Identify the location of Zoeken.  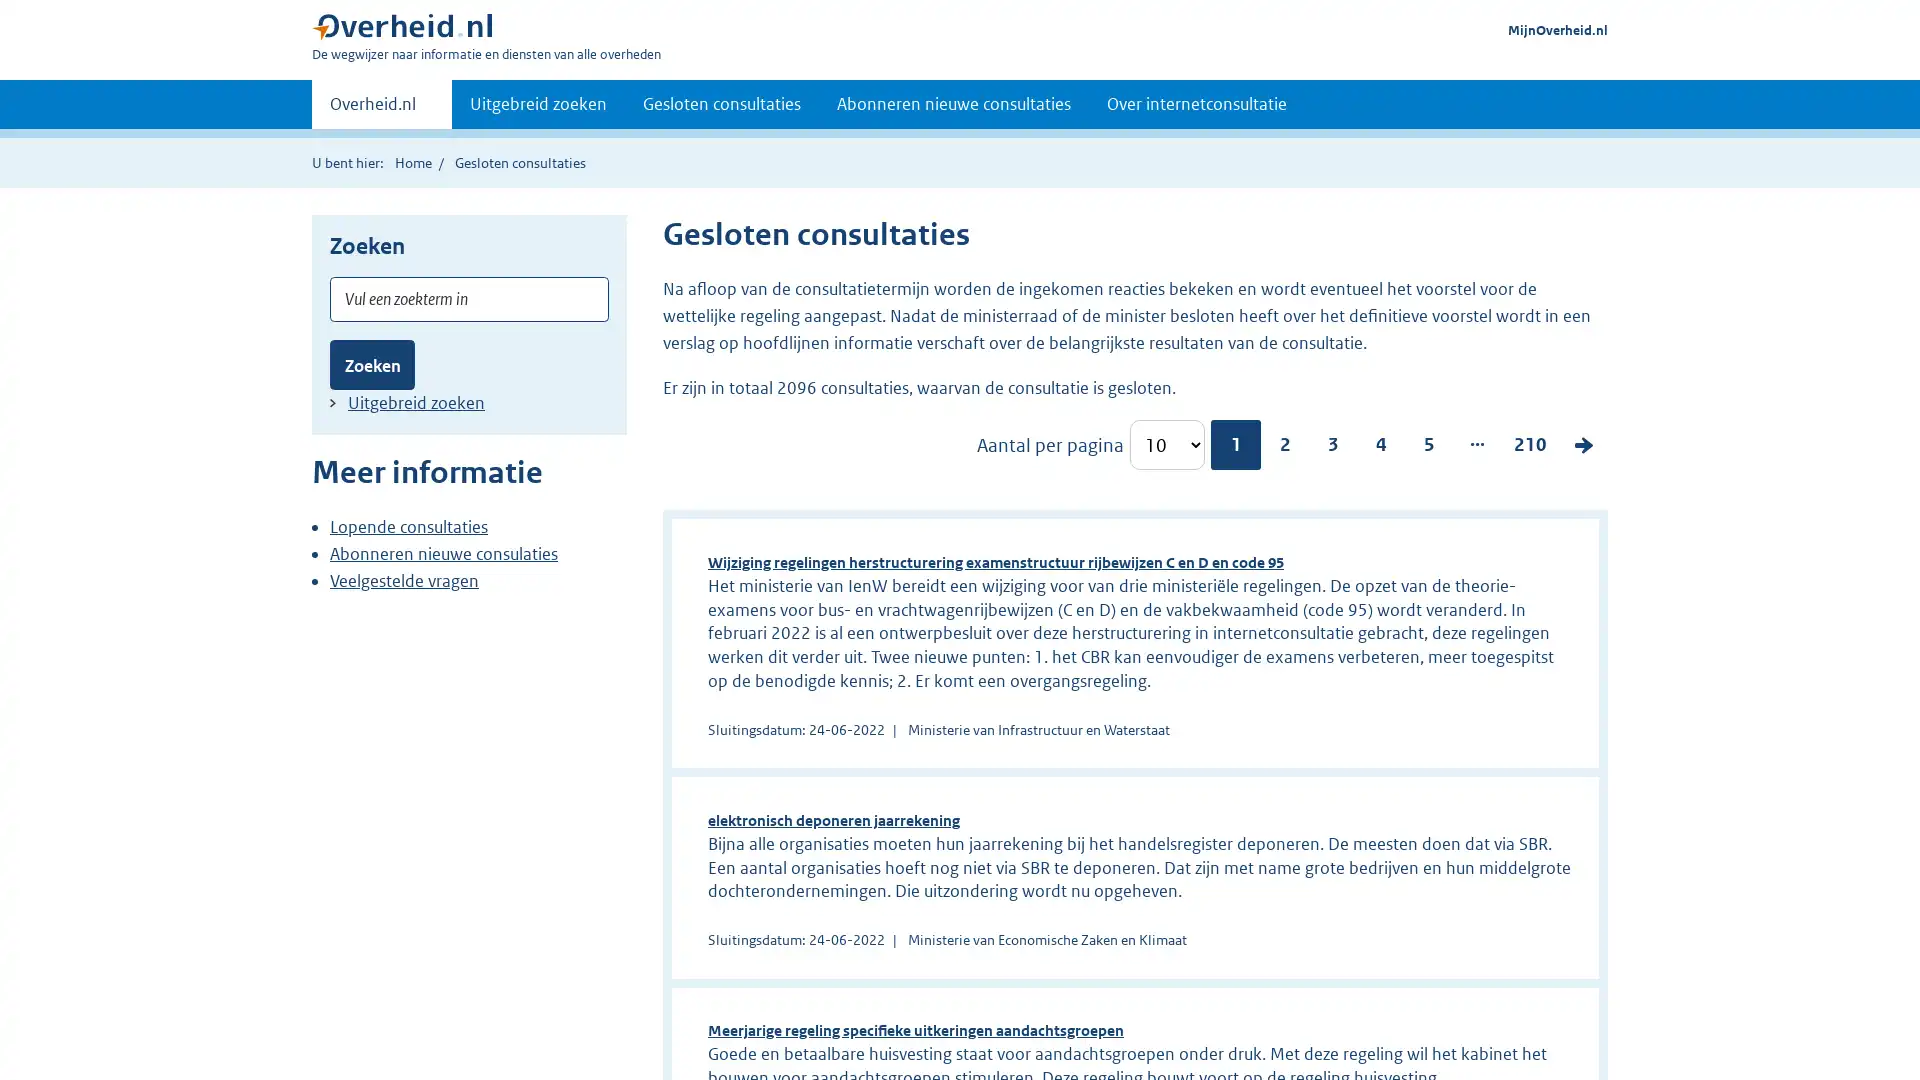
(372, 364).